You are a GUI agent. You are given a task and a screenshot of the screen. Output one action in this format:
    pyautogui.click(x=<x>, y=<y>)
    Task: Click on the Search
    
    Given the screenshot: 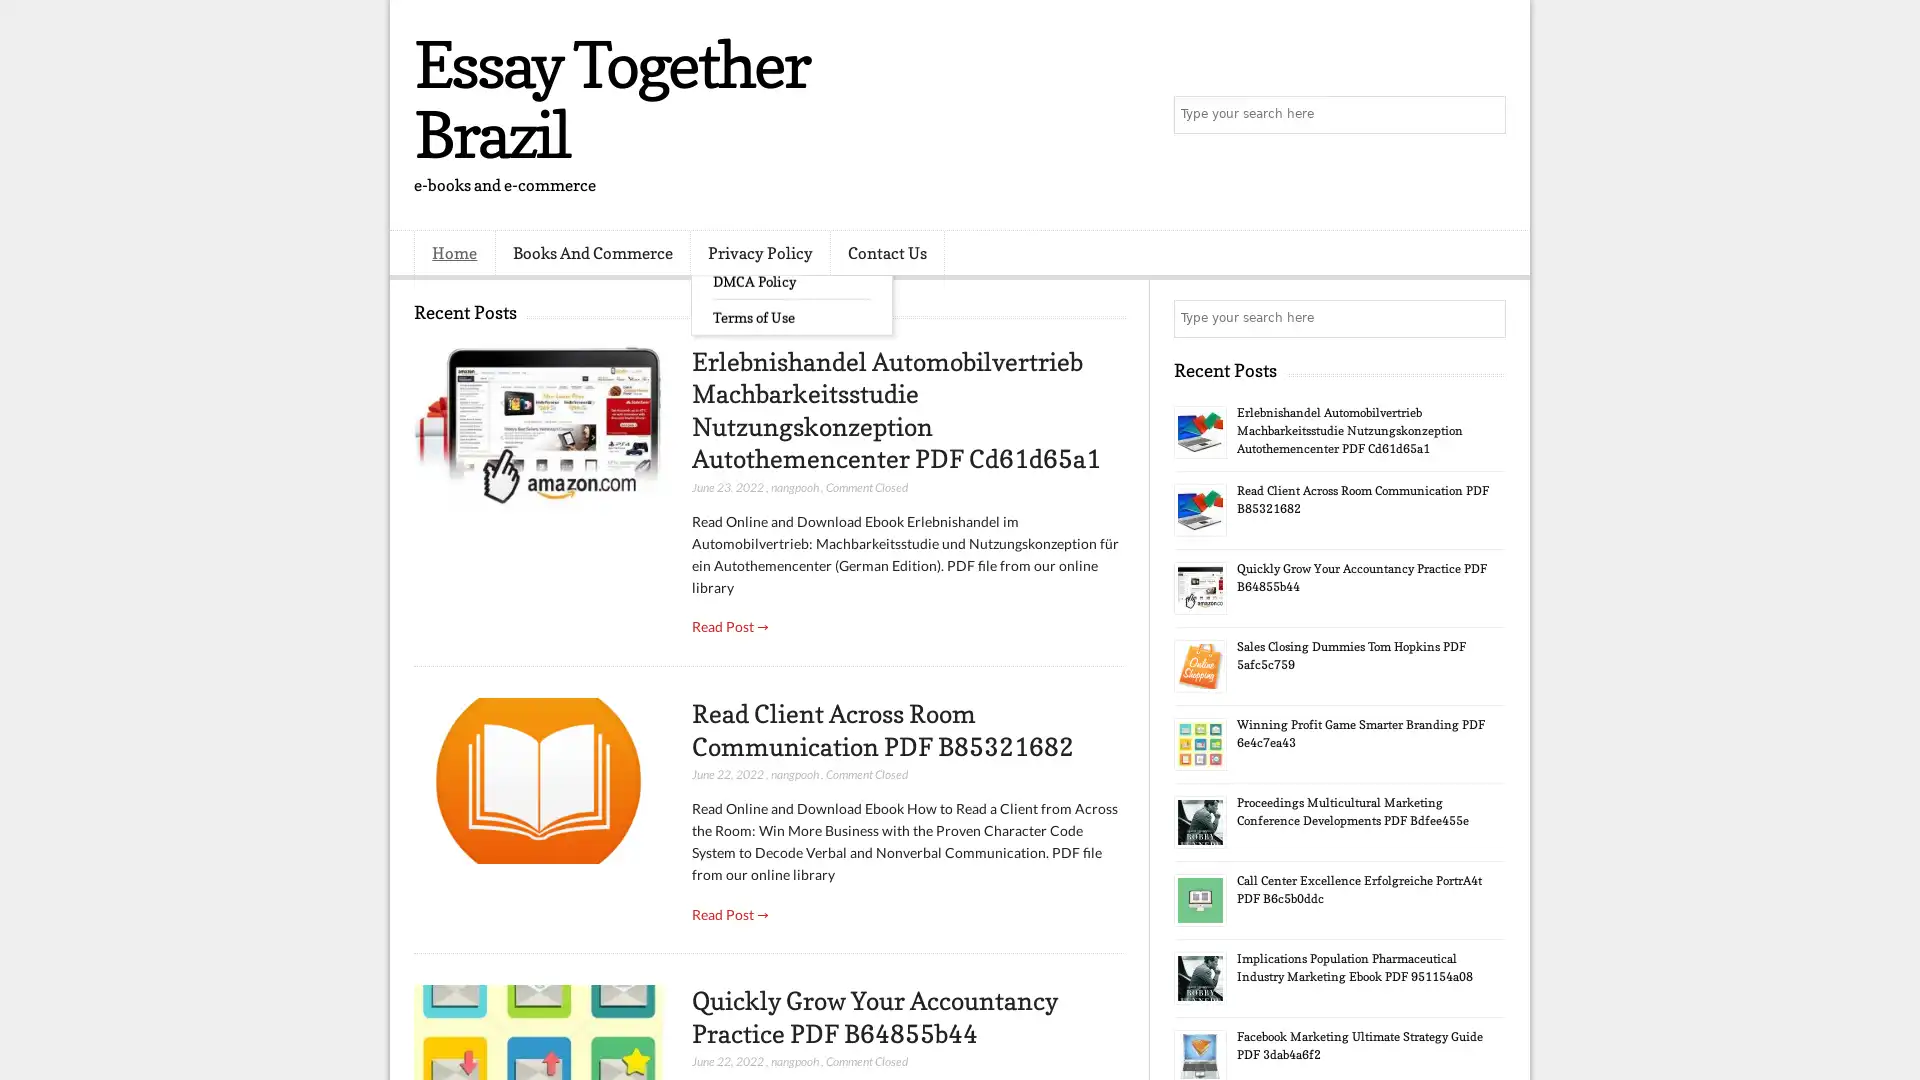 What is the action you would take?
    pyautogui.click(x=1485, y=115)
    